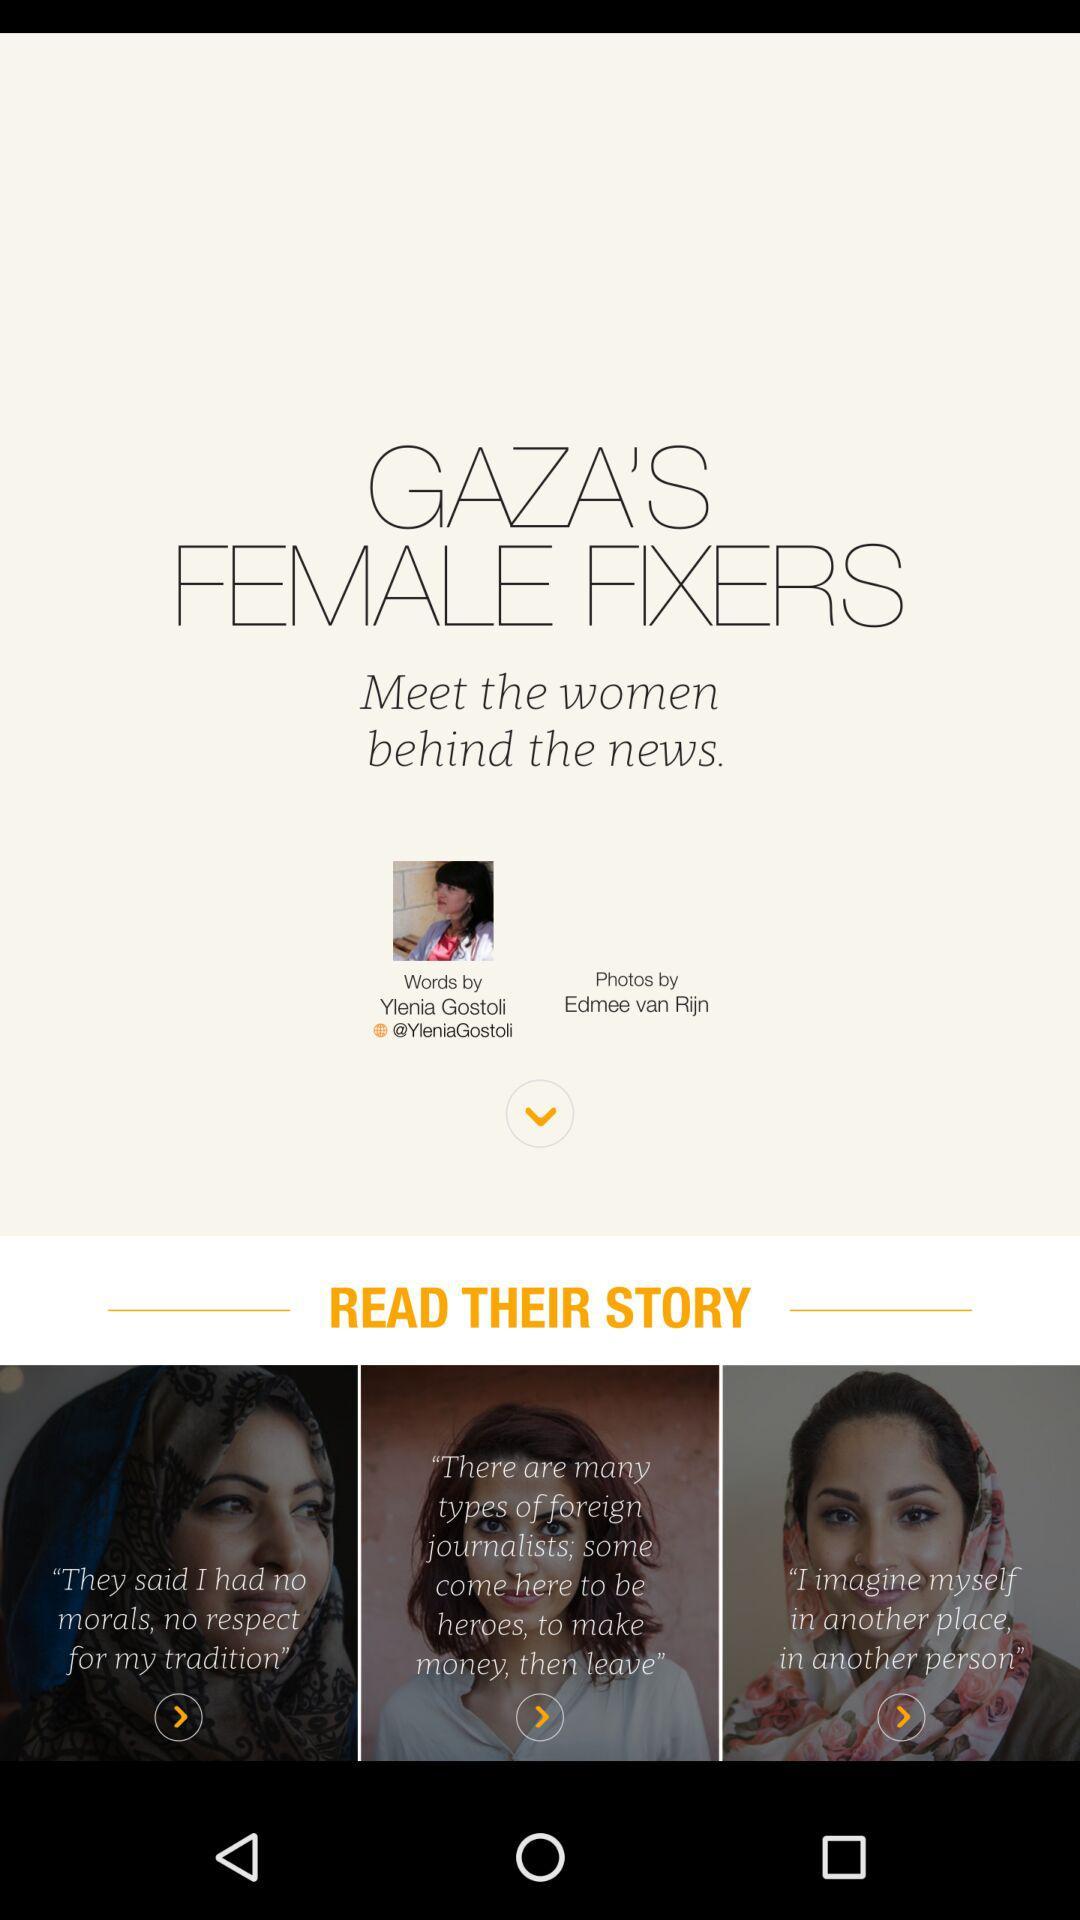 This screenshot has height=1920, width=1080. I want to click on the date_range icon, so click(442, 1101).